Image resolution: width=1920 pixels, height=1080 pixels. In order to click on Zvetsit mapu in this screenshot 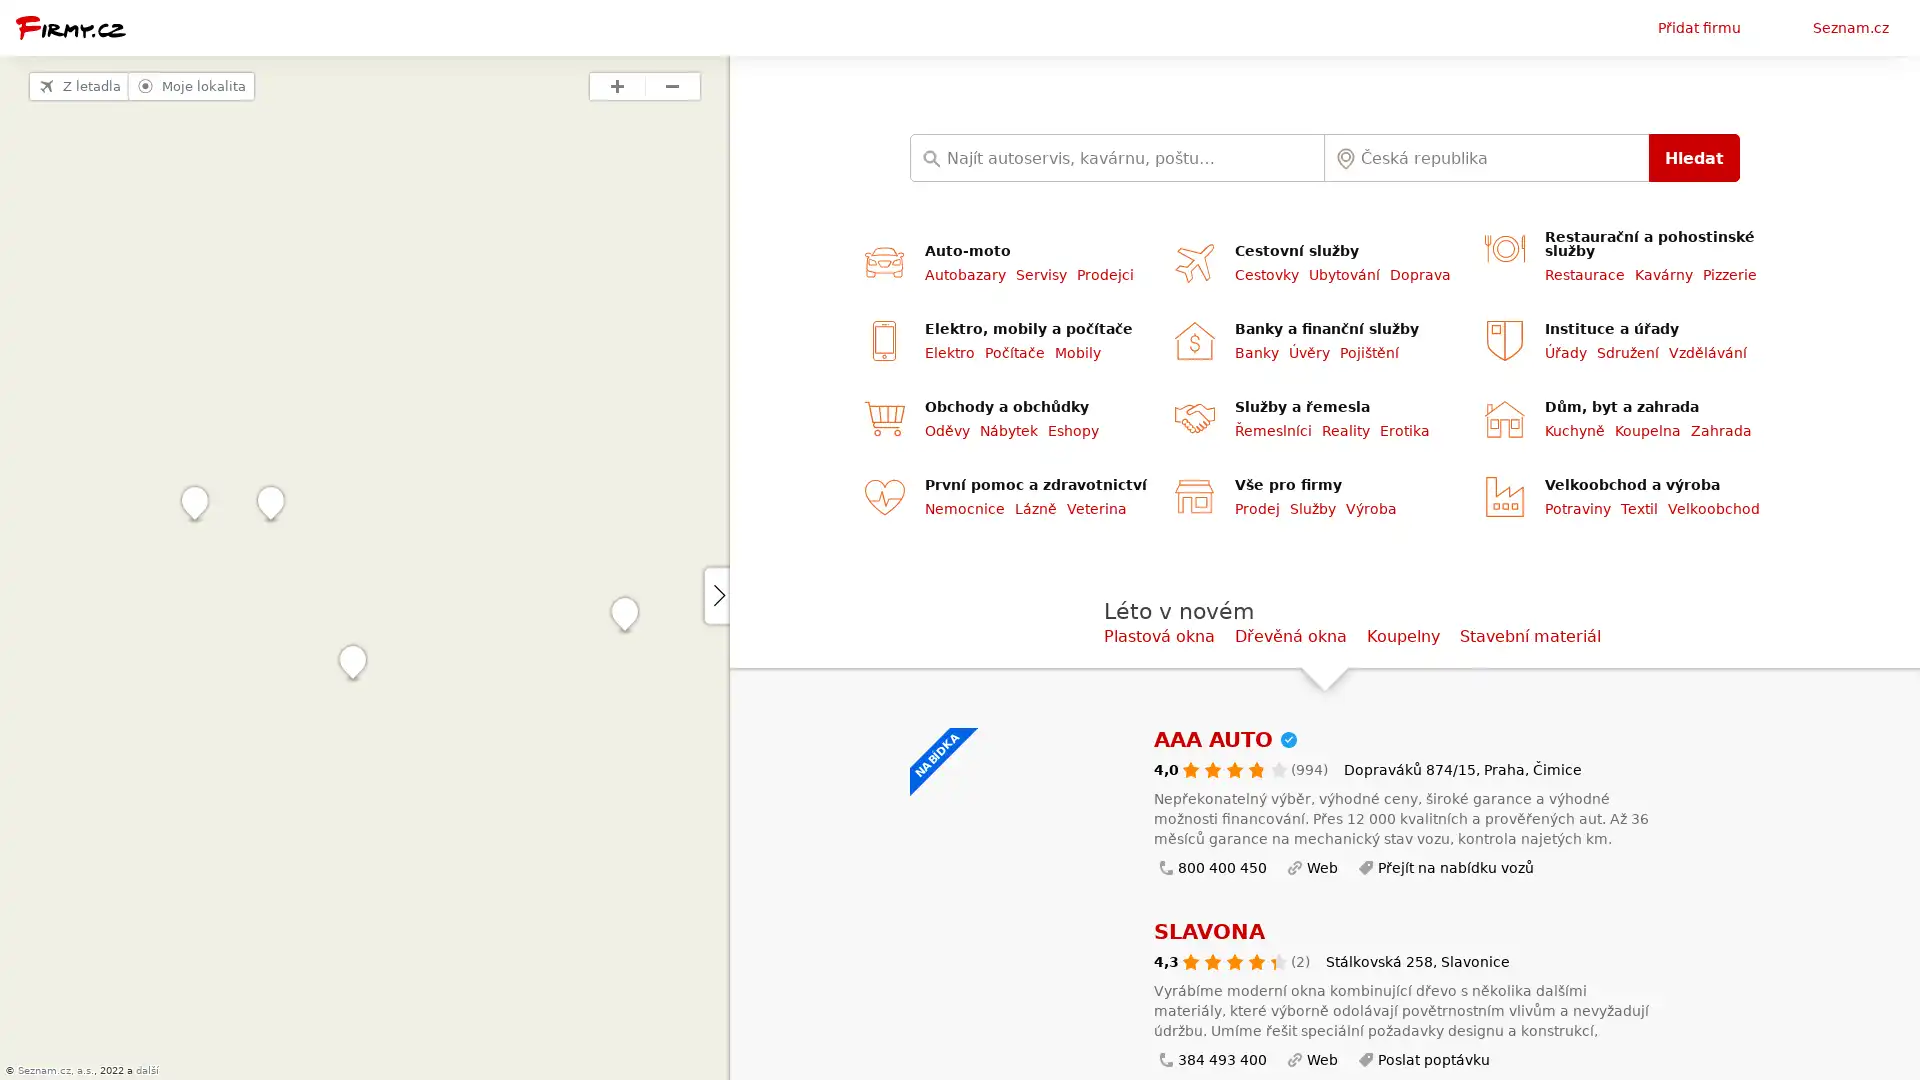, I will do `click(719, 595)`.